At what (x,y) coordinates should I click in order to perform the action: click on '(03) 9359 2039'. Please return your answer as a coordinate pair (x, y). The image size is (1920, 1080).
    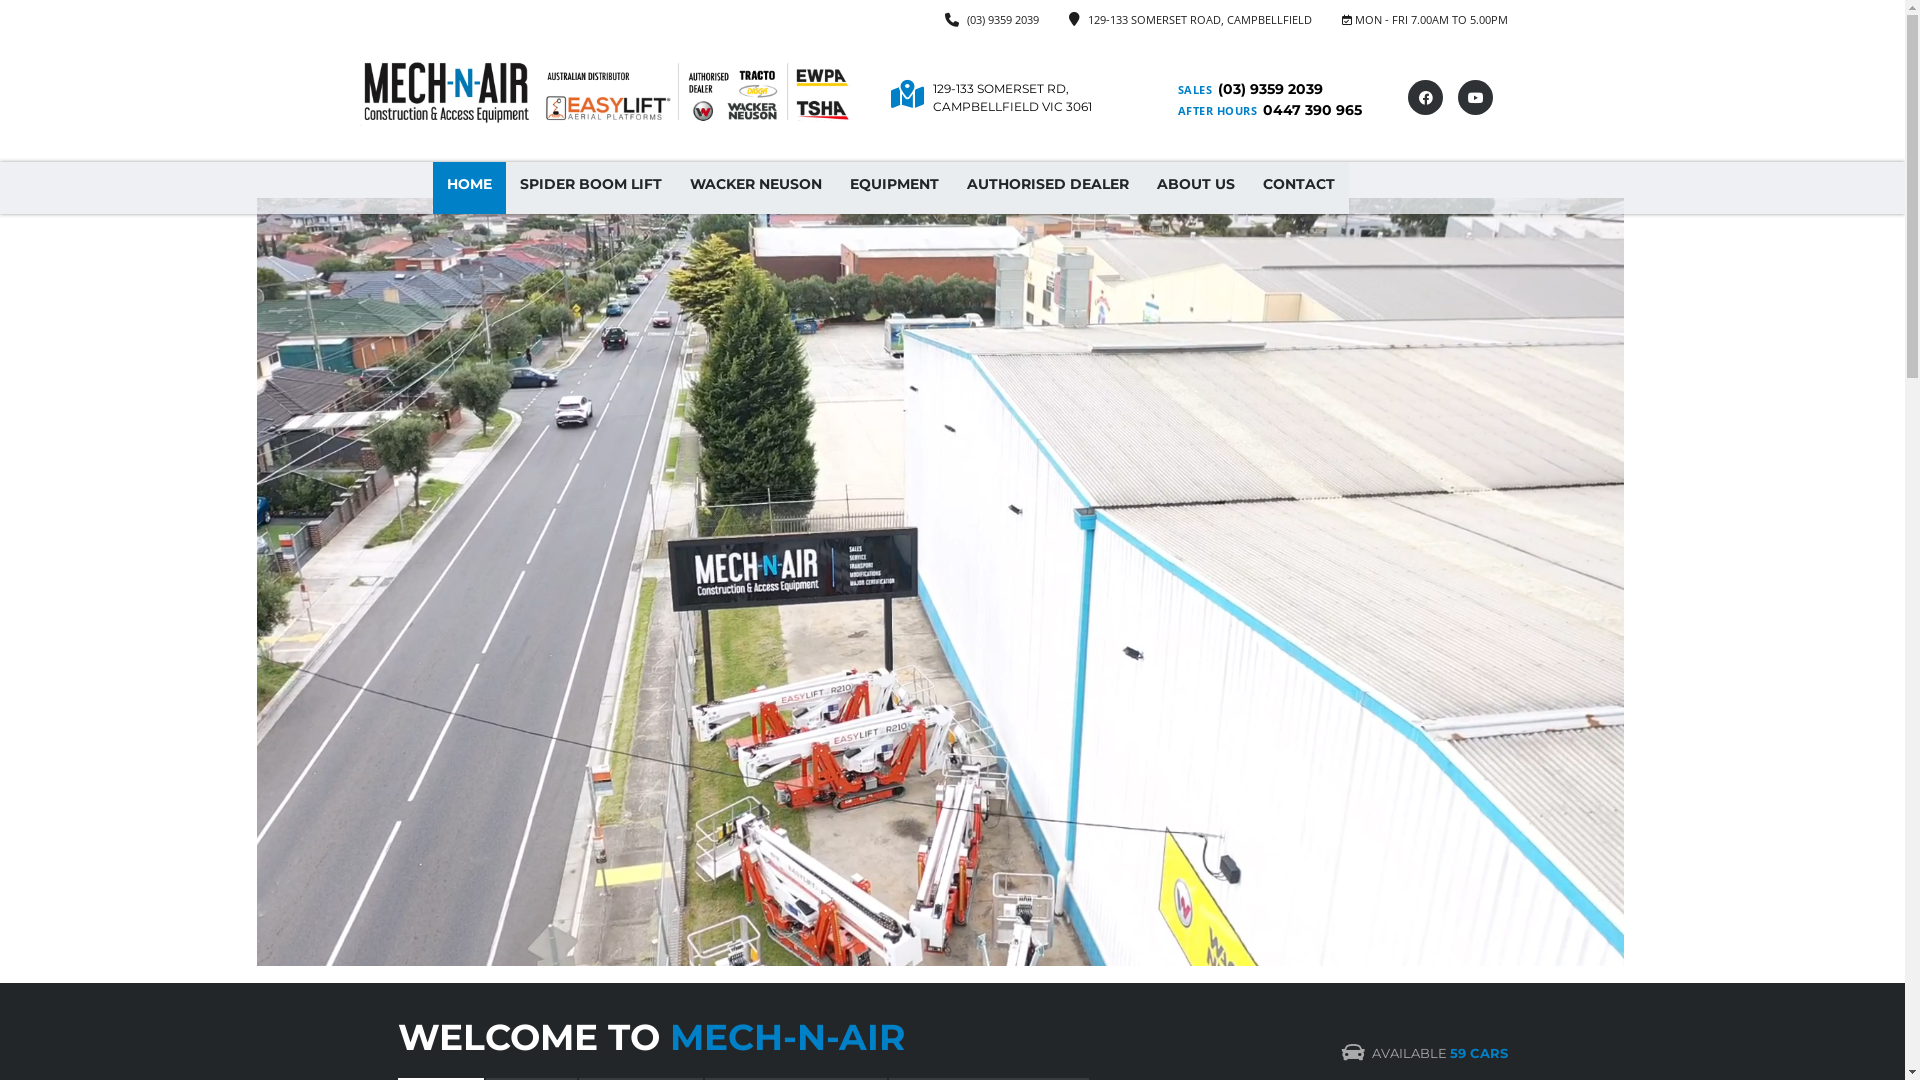
    Looking at the image, I should click on (1002, 19).